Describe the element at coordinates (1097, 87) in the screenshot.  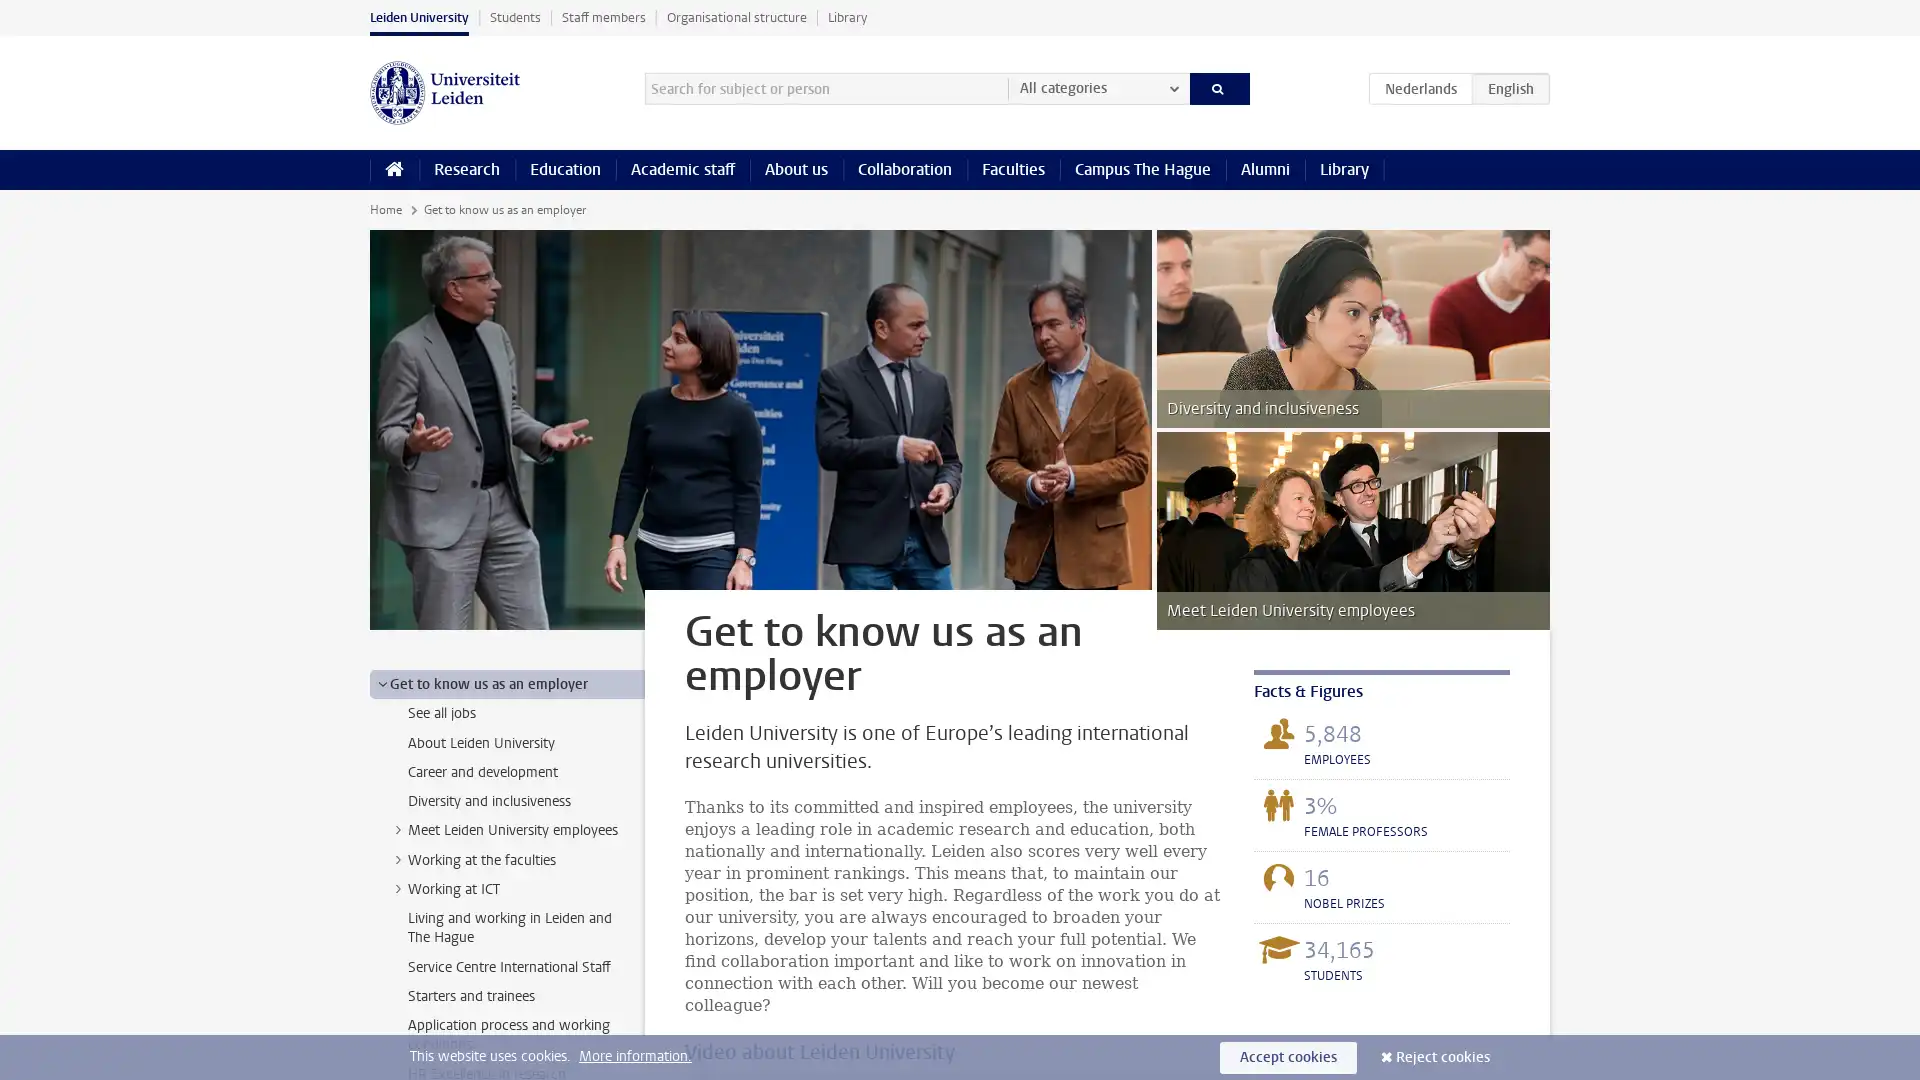
I see `All categories` at that location.